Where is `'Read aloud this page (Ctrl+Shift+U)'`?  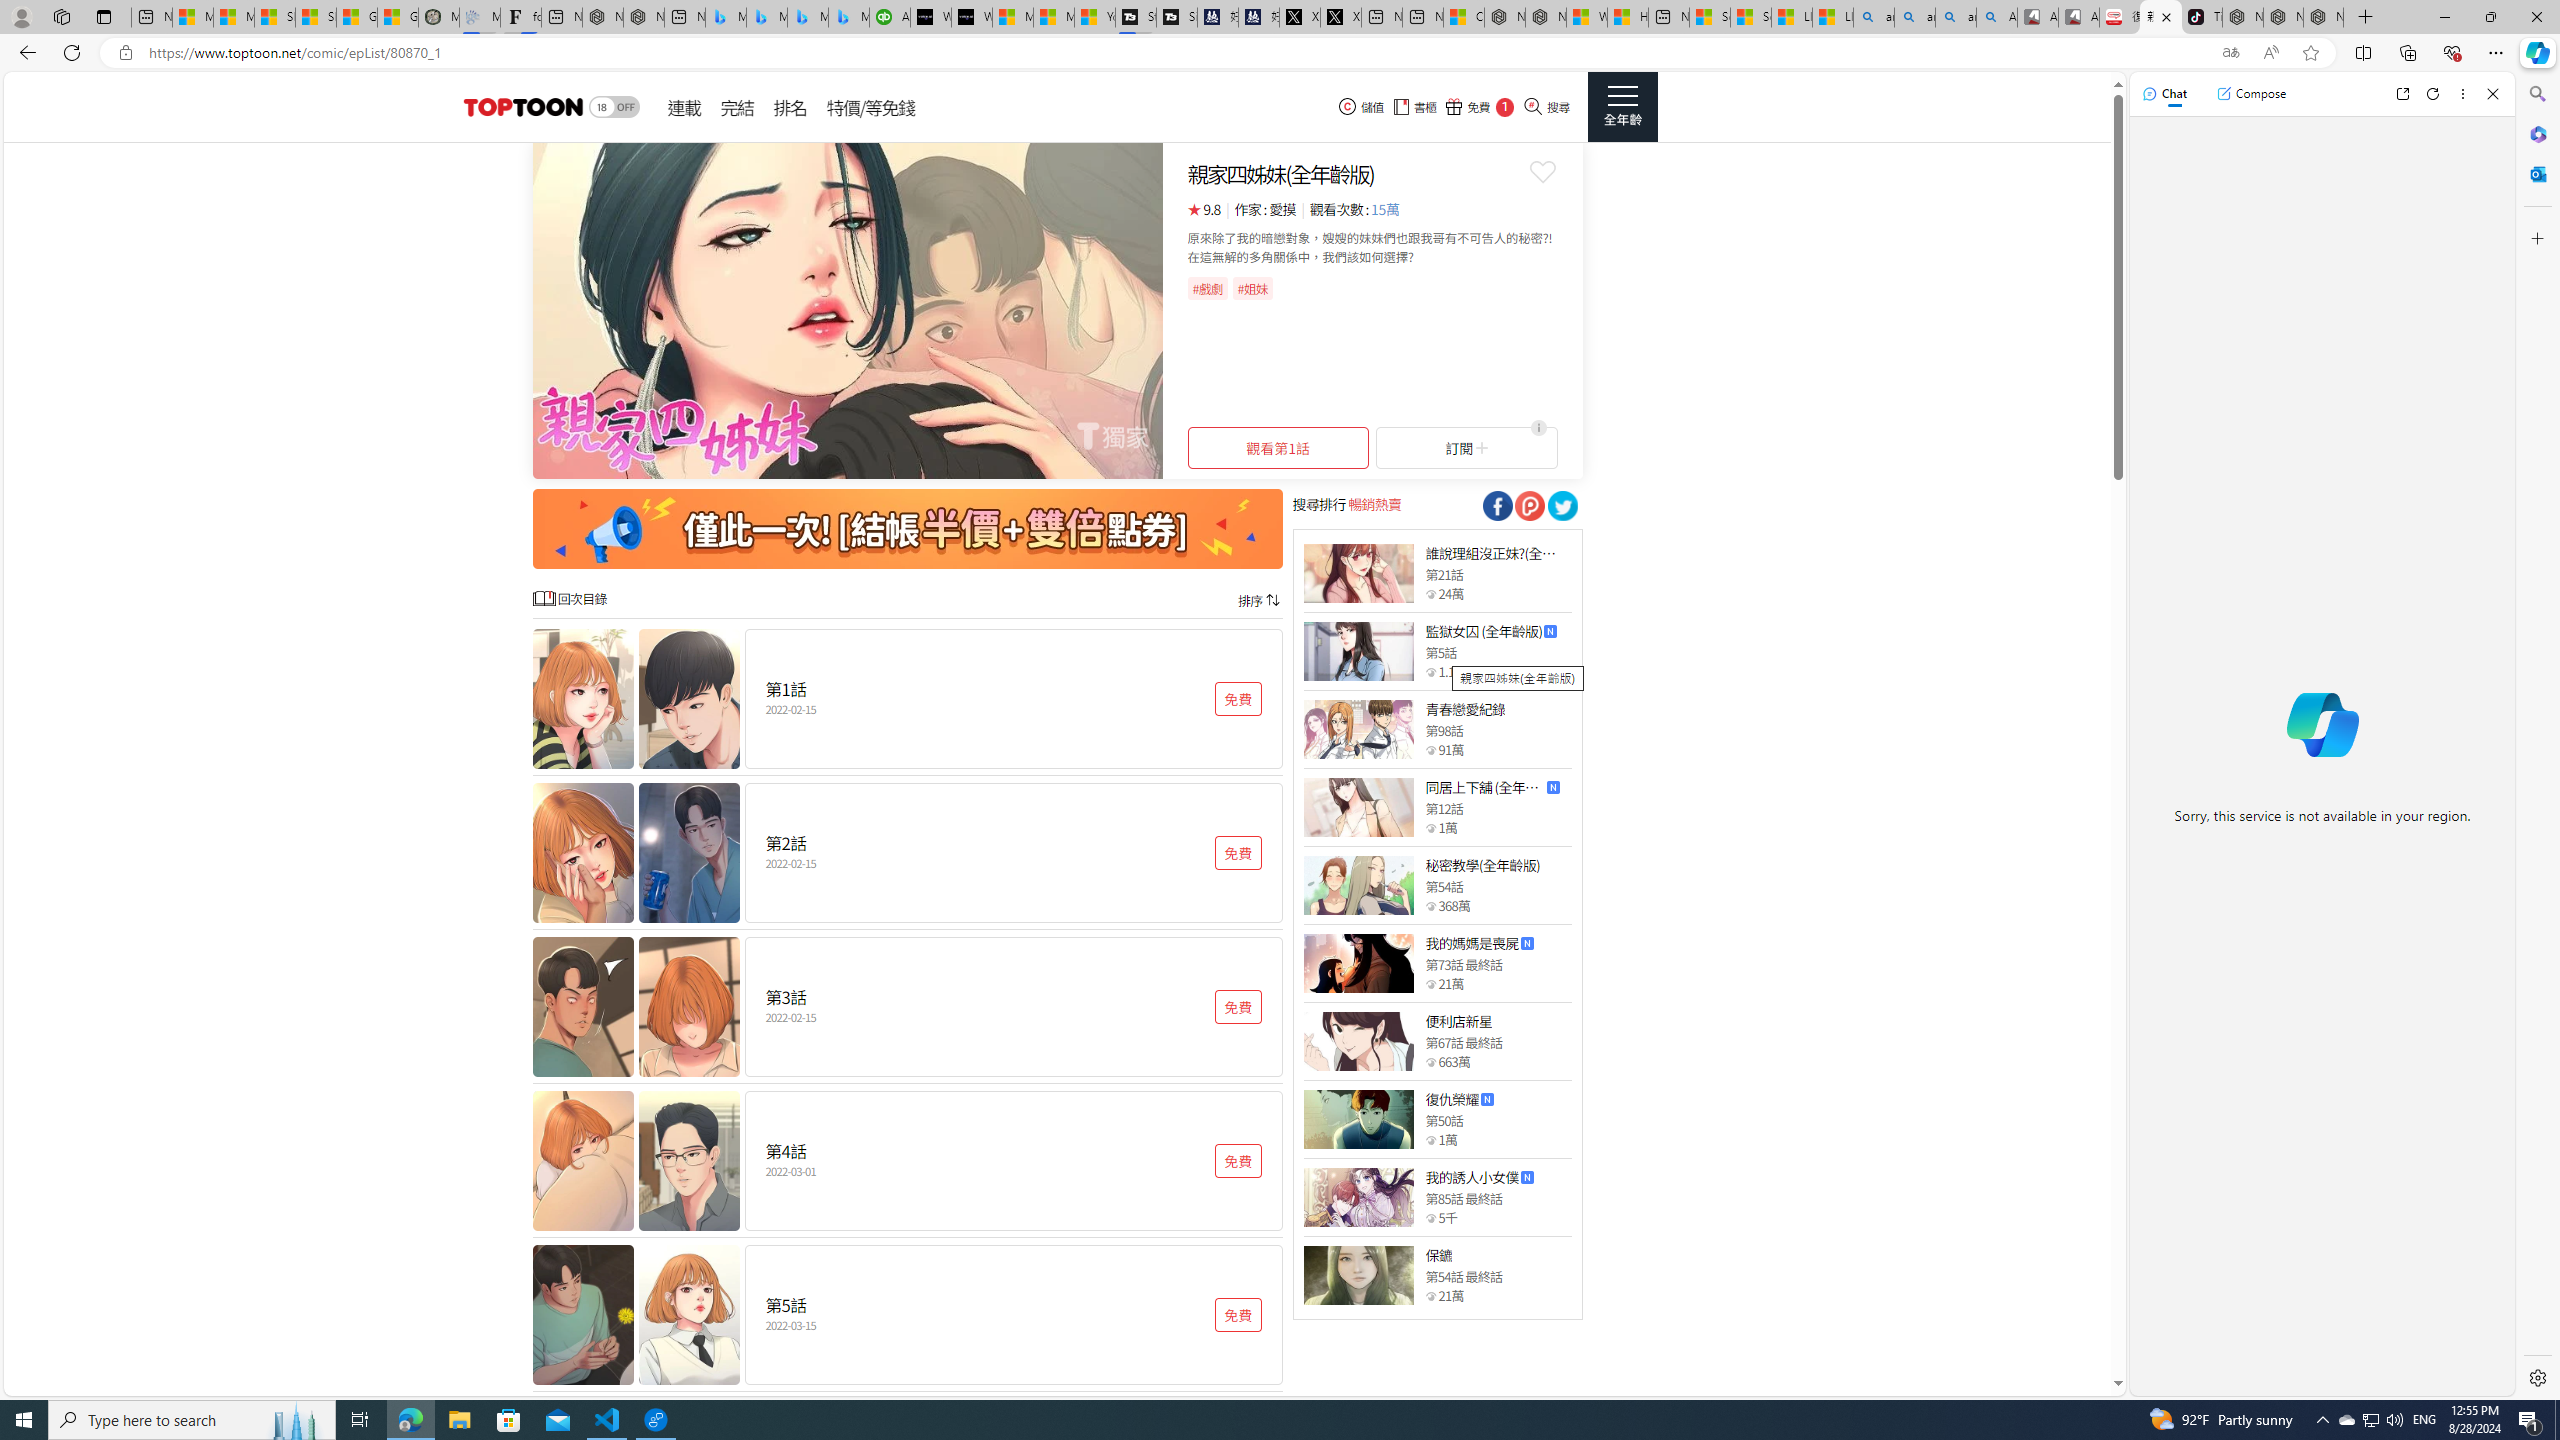 'Read aloud this page (Ctrl+Shift+U)' is located at coordinates (2270, 53).